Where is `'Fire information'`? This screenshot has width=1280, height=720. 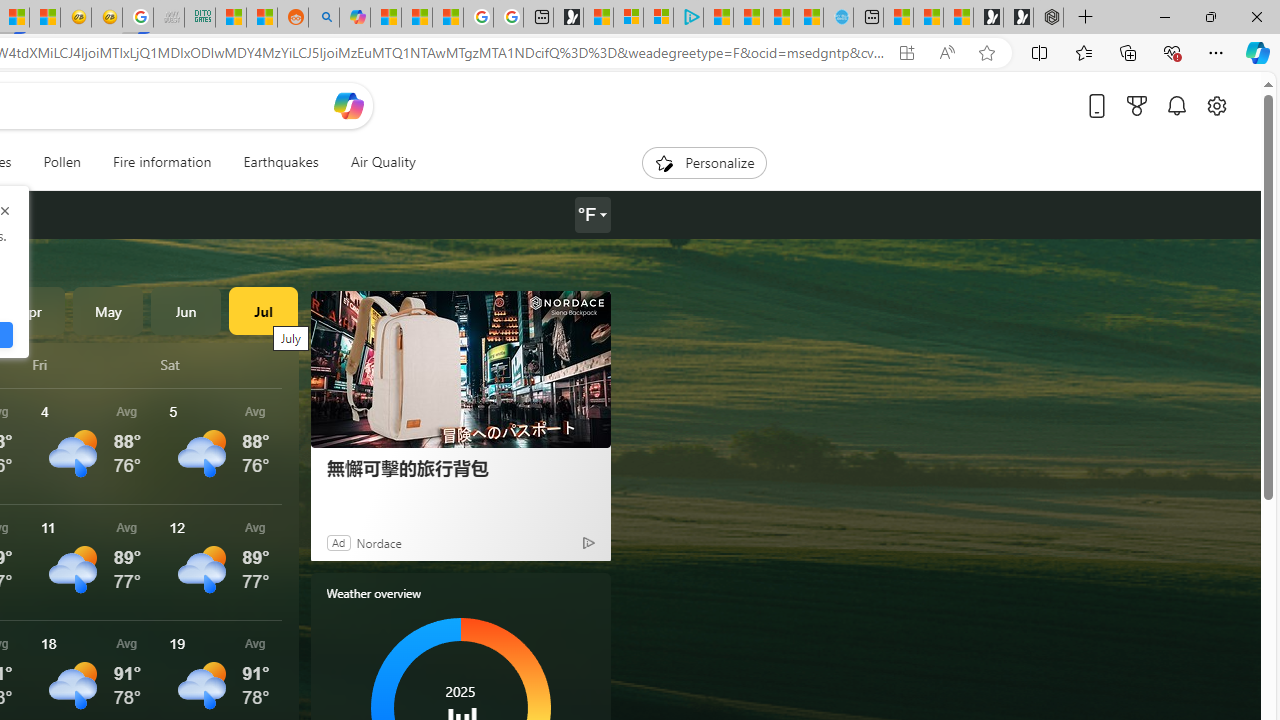 'Fire information' is located at coordinates (161, 162).